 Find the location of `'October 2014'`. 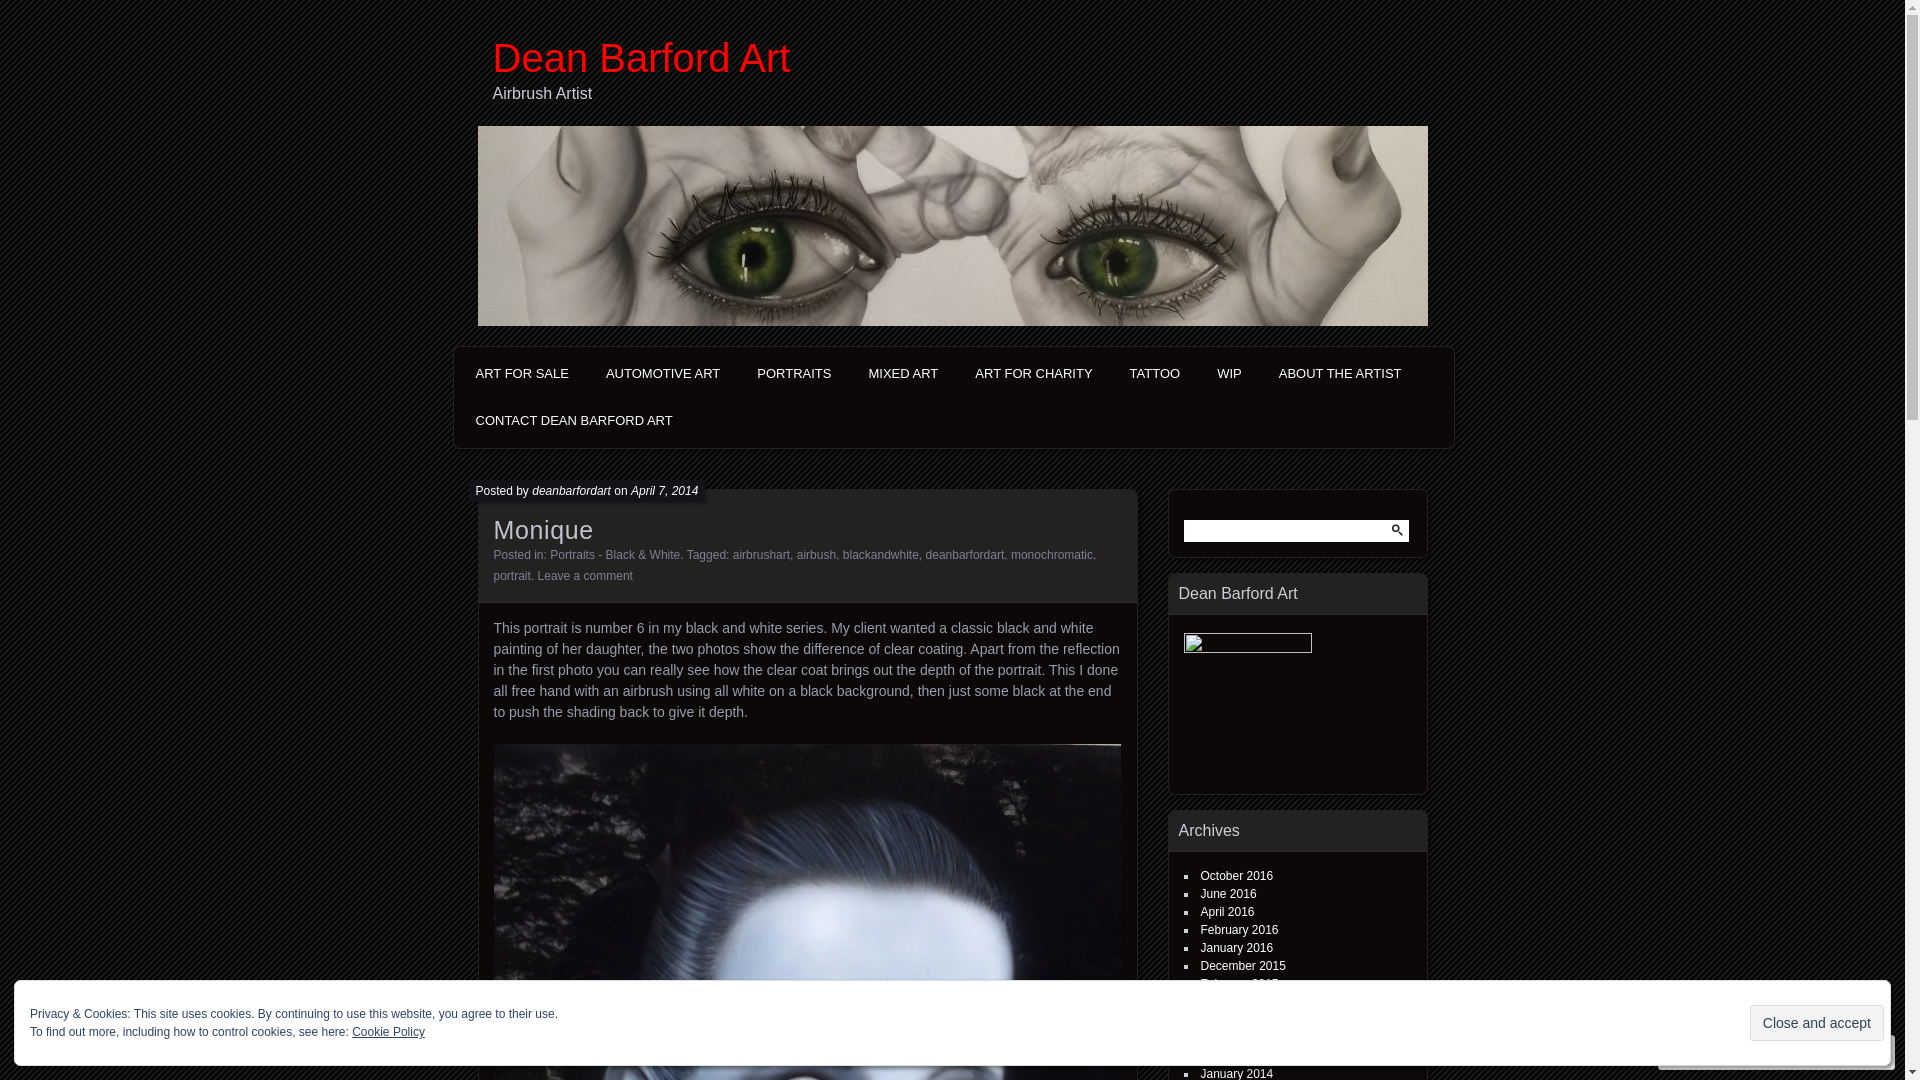

'October 2014' is located at coordinates (1235, 1002).